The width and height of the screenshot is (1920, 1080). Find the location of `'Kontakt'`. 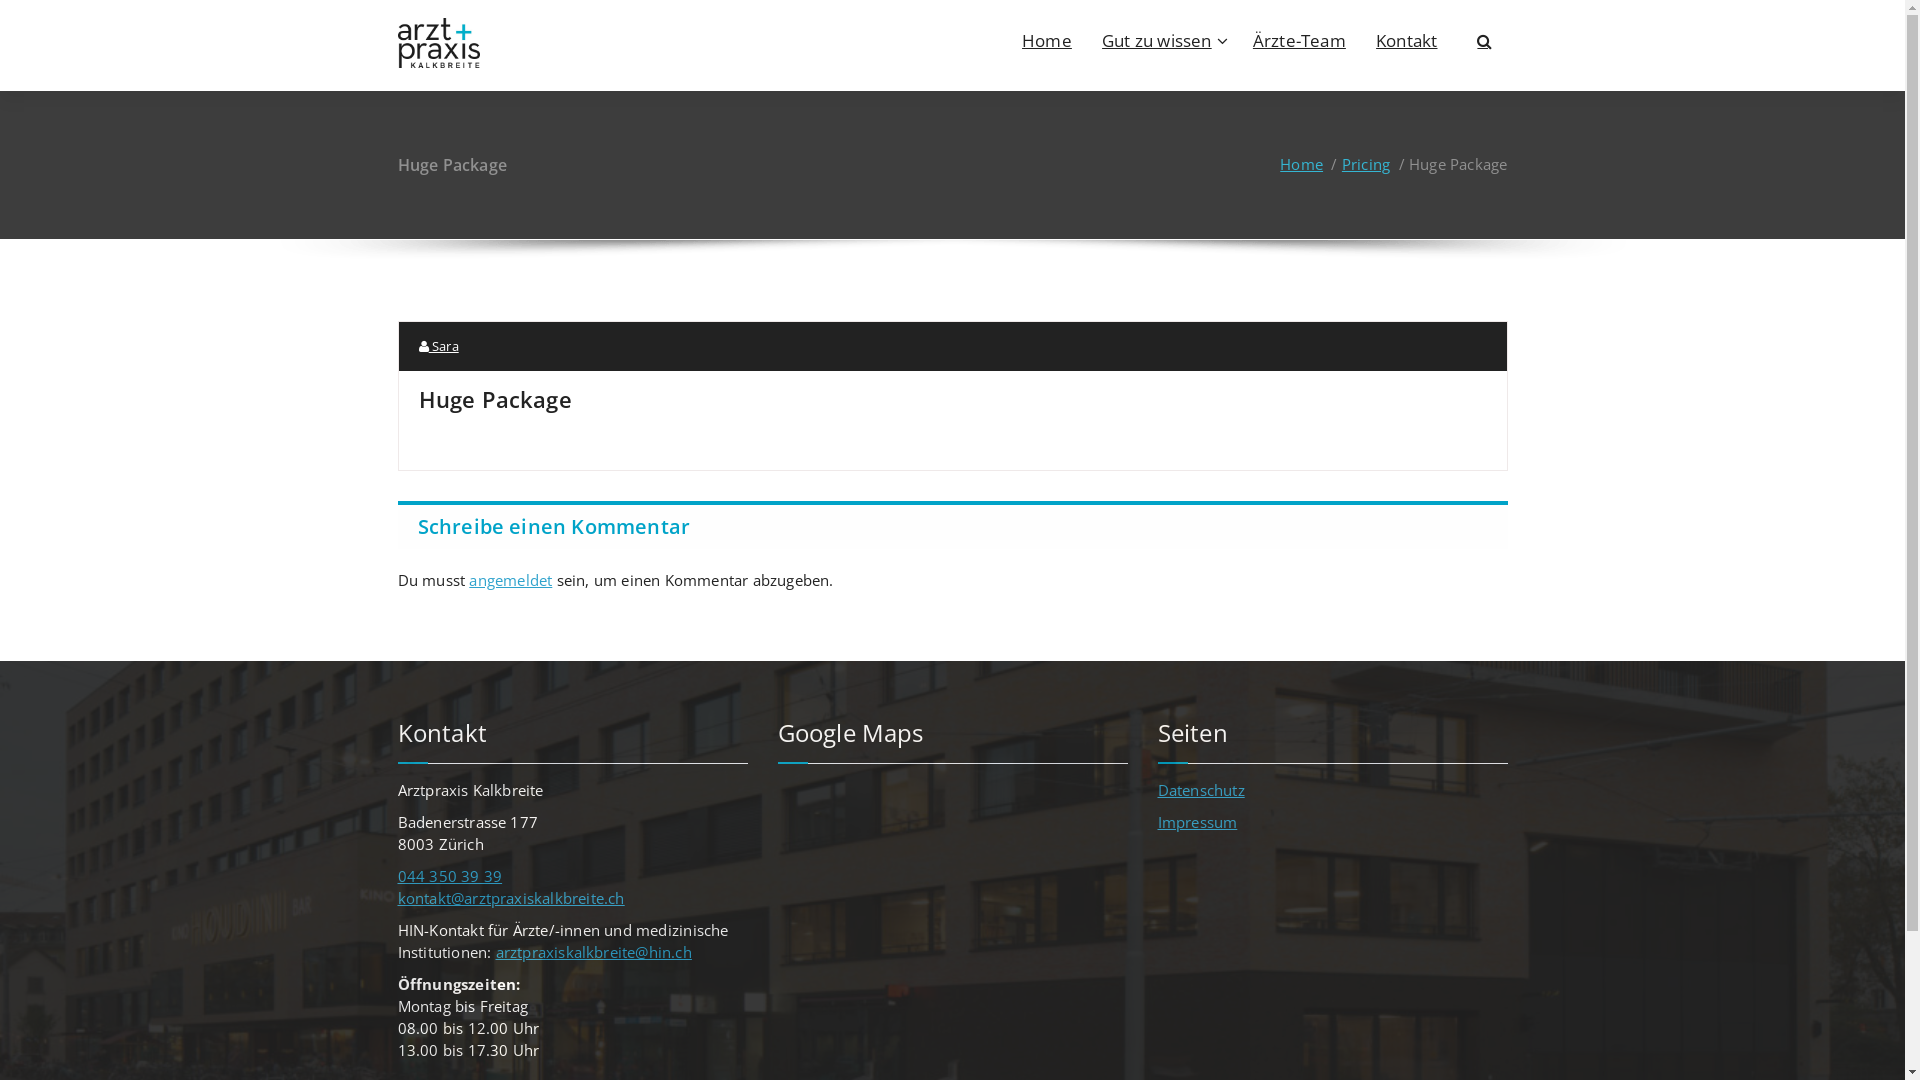

'Kontakt' is located at coordinates (1405, 39).